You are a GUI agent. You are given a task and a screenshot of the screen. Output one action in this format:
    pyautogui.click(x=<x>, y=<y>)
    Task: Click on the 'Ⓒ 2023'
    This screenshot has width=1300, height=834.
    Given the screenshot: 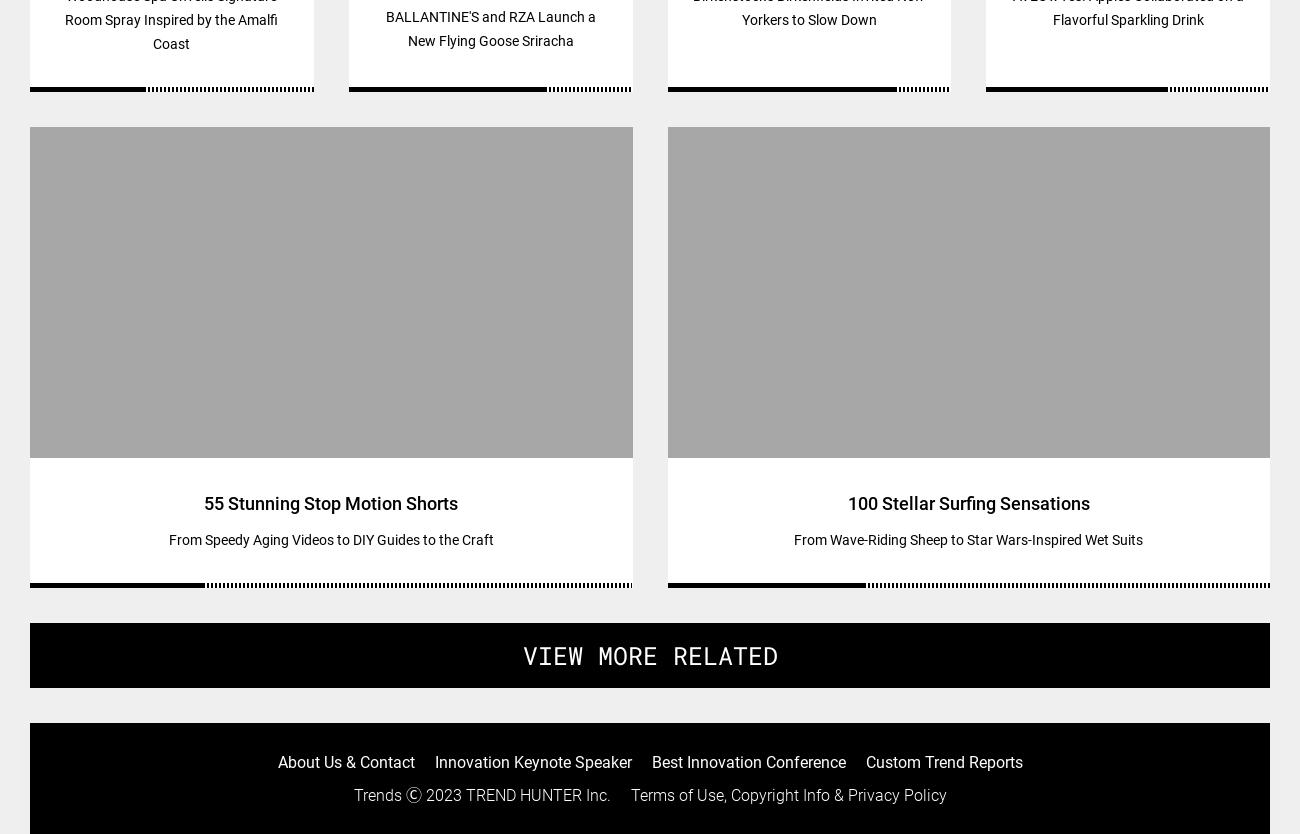 What is the action you would take?
    pyautogui.click(x=433, y=794)
    